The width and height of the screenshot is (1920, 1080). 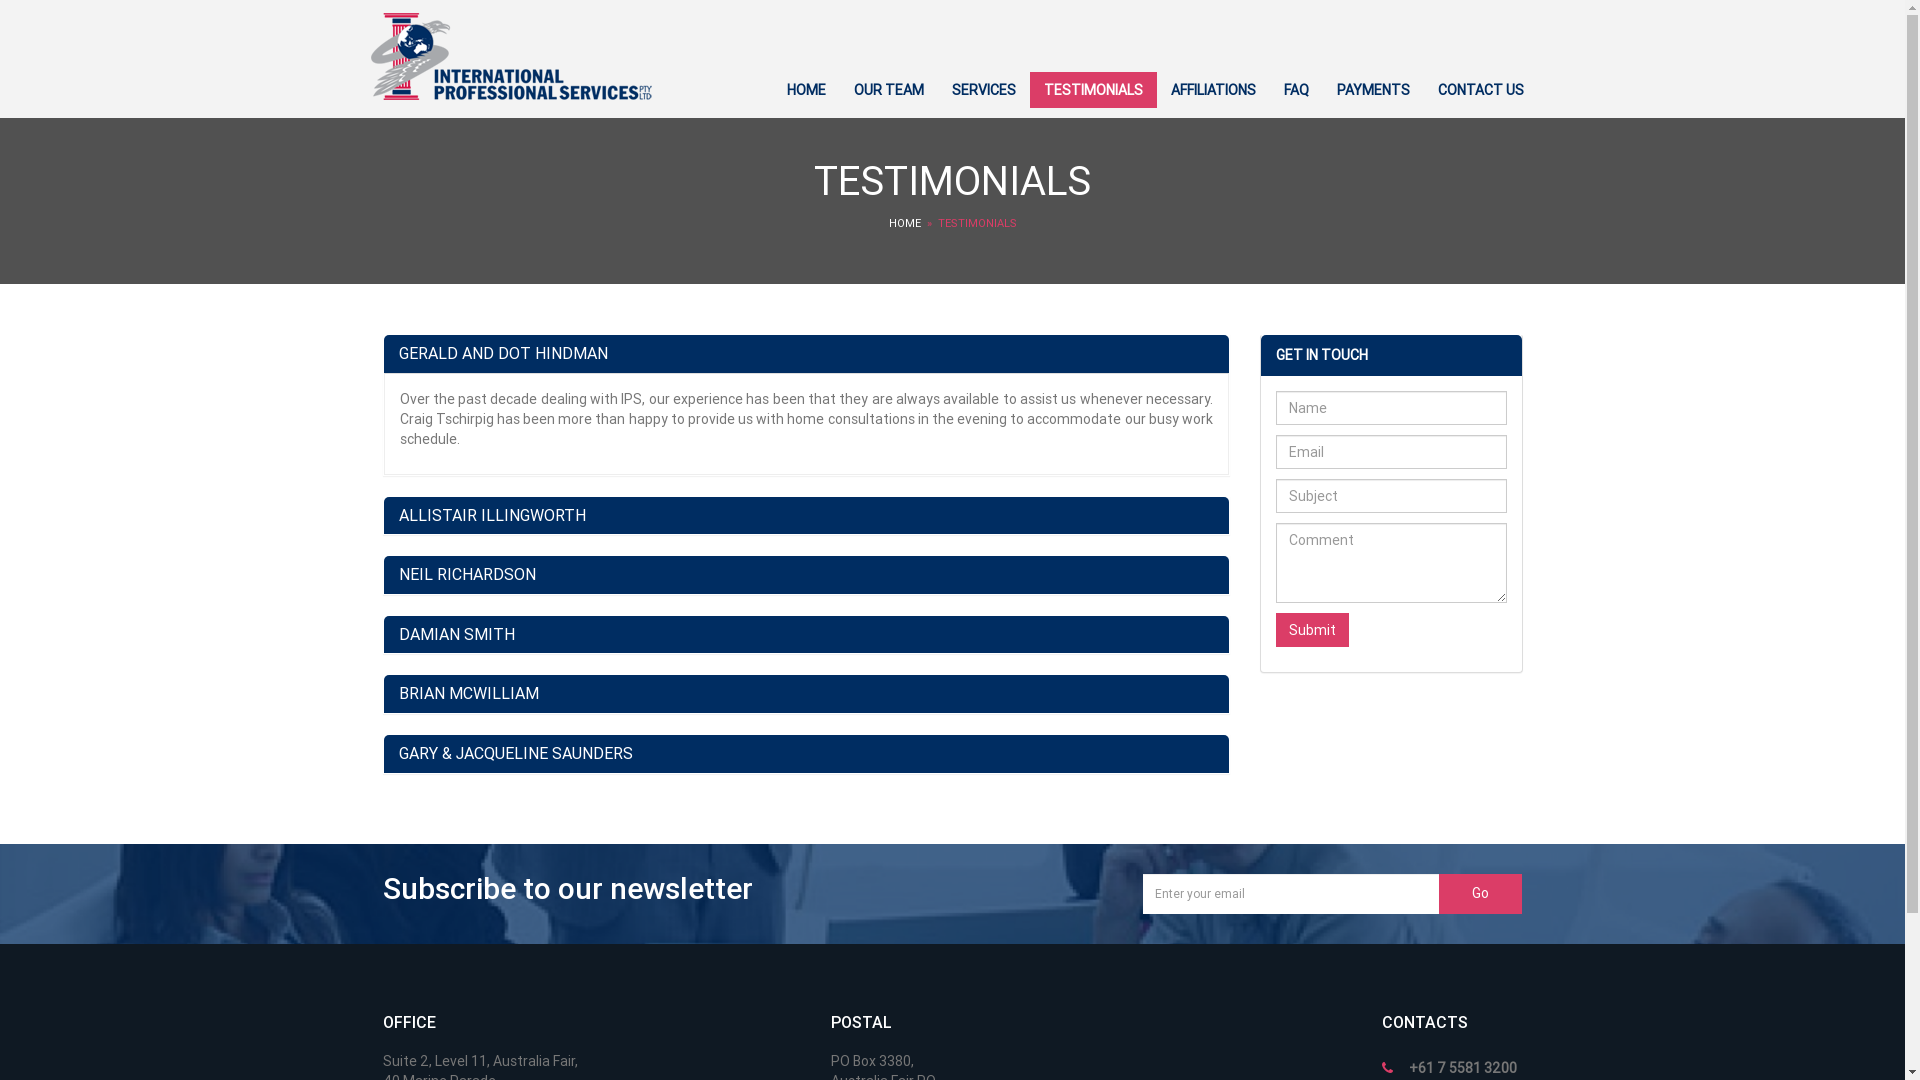 What do you see at coordinates (983, 88) in the screenshot?
I see `'SERVICES'` at bounding box center [983, 88].